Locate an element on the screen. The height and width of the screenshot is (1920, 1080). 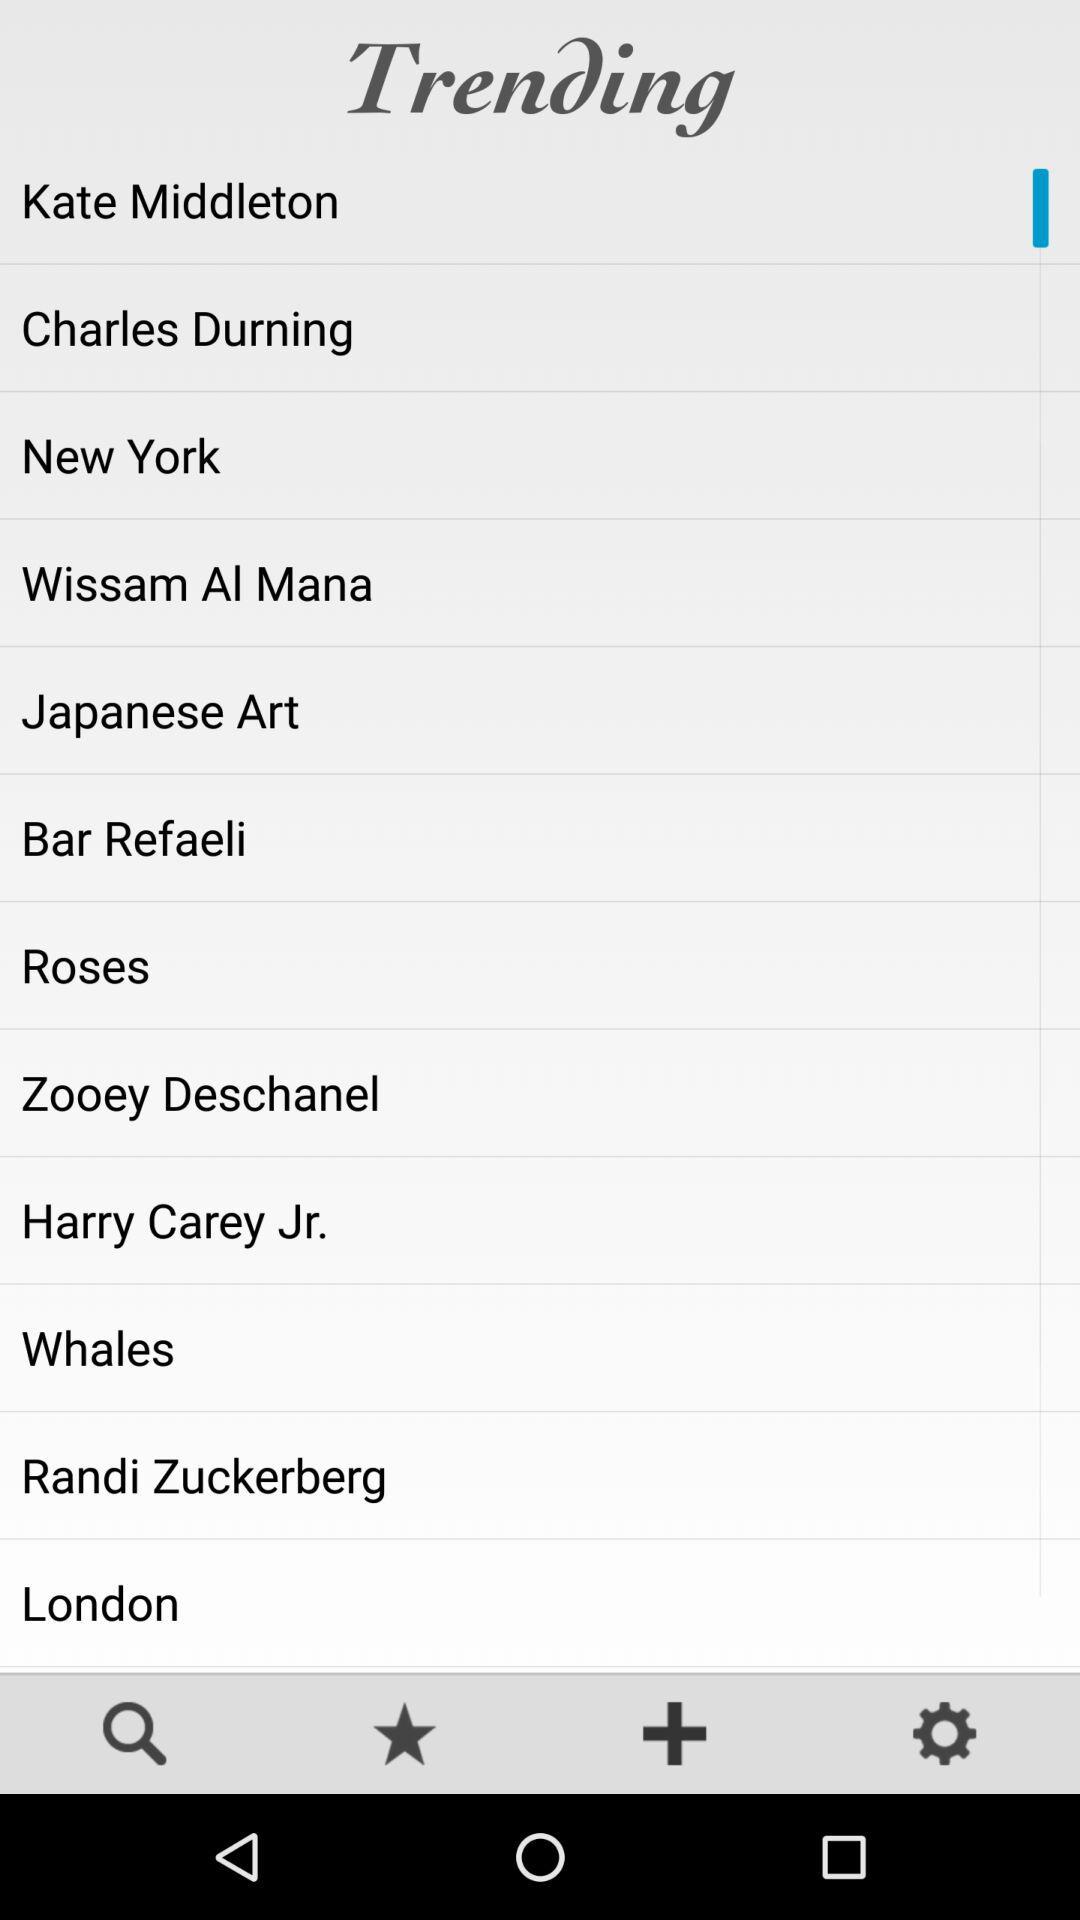
the icon below the kate middleton item is located at coordinates (540, 327).